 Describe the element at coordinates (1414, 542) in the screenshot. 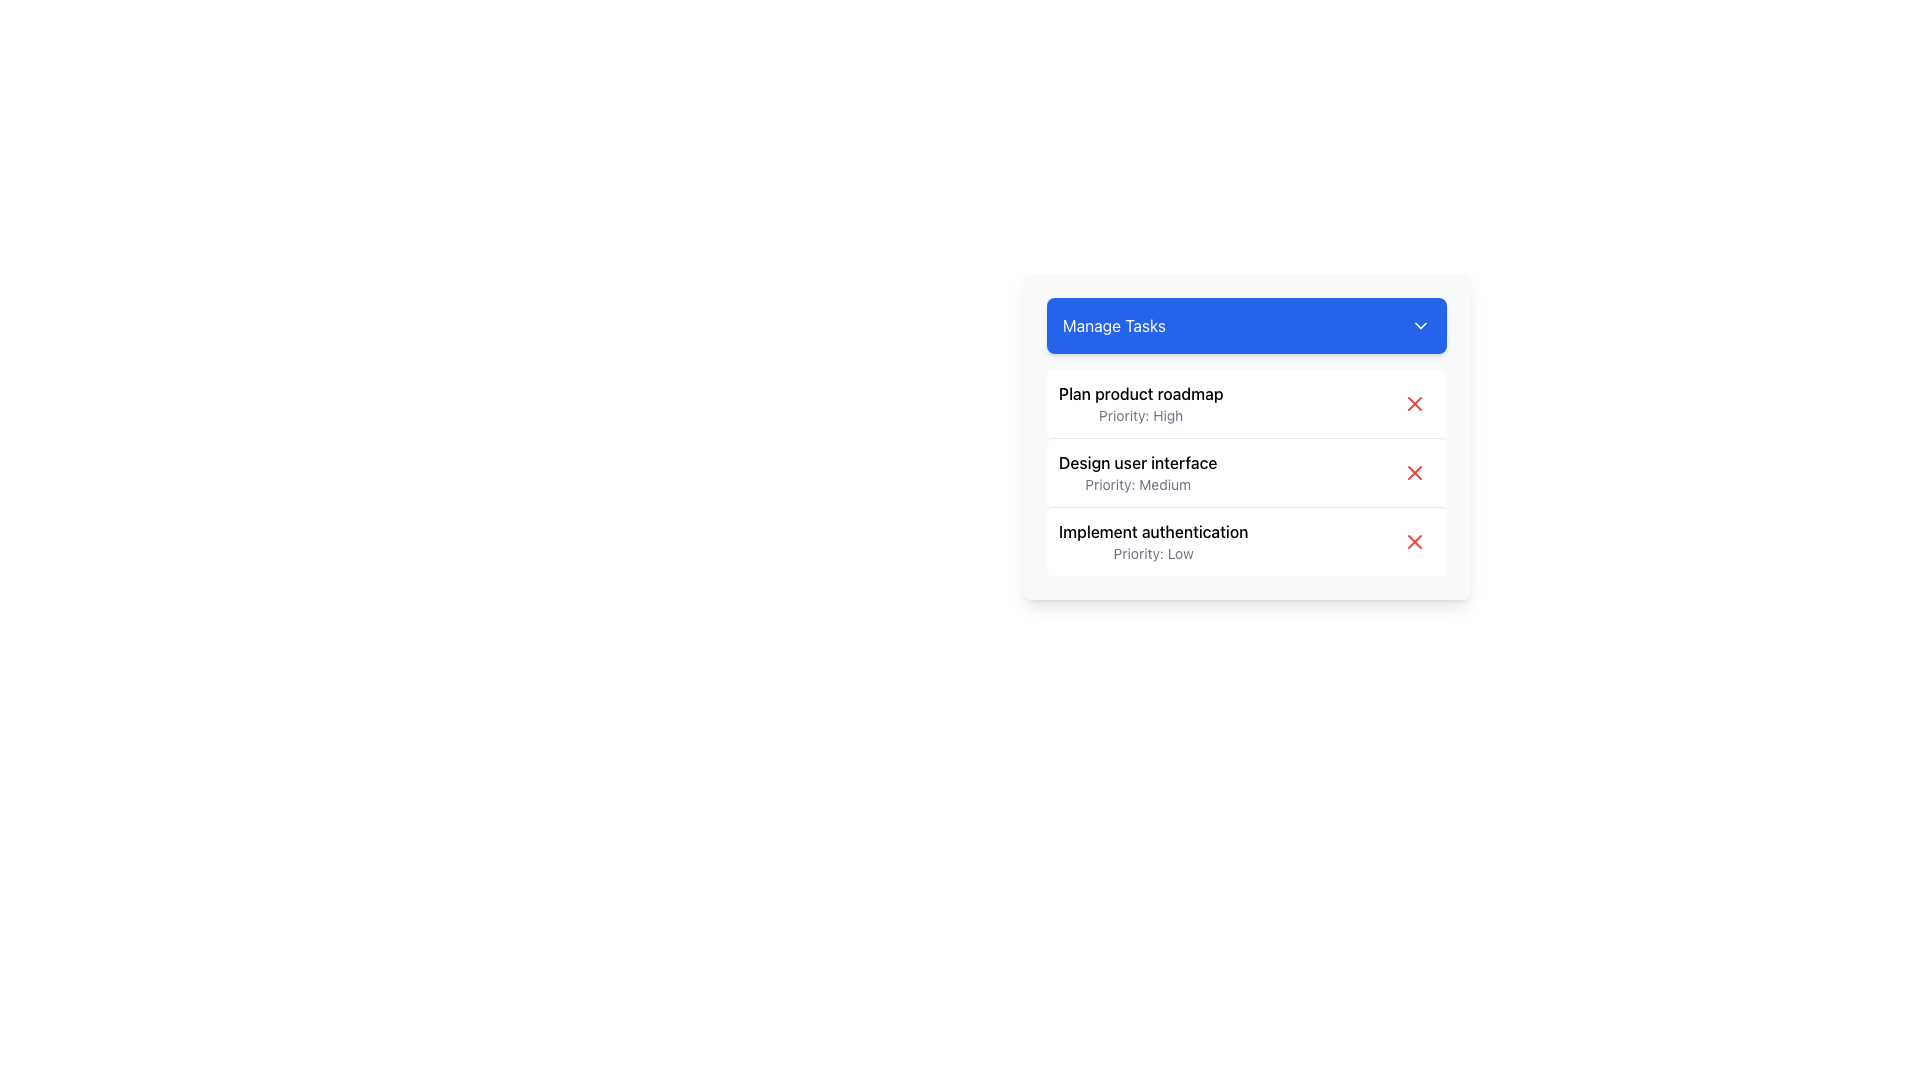

I see `the delete button, which is the third cross icon from the top, aligned with the 'Implement authentication' task under the 'Manage Tasks' heading` at that location.